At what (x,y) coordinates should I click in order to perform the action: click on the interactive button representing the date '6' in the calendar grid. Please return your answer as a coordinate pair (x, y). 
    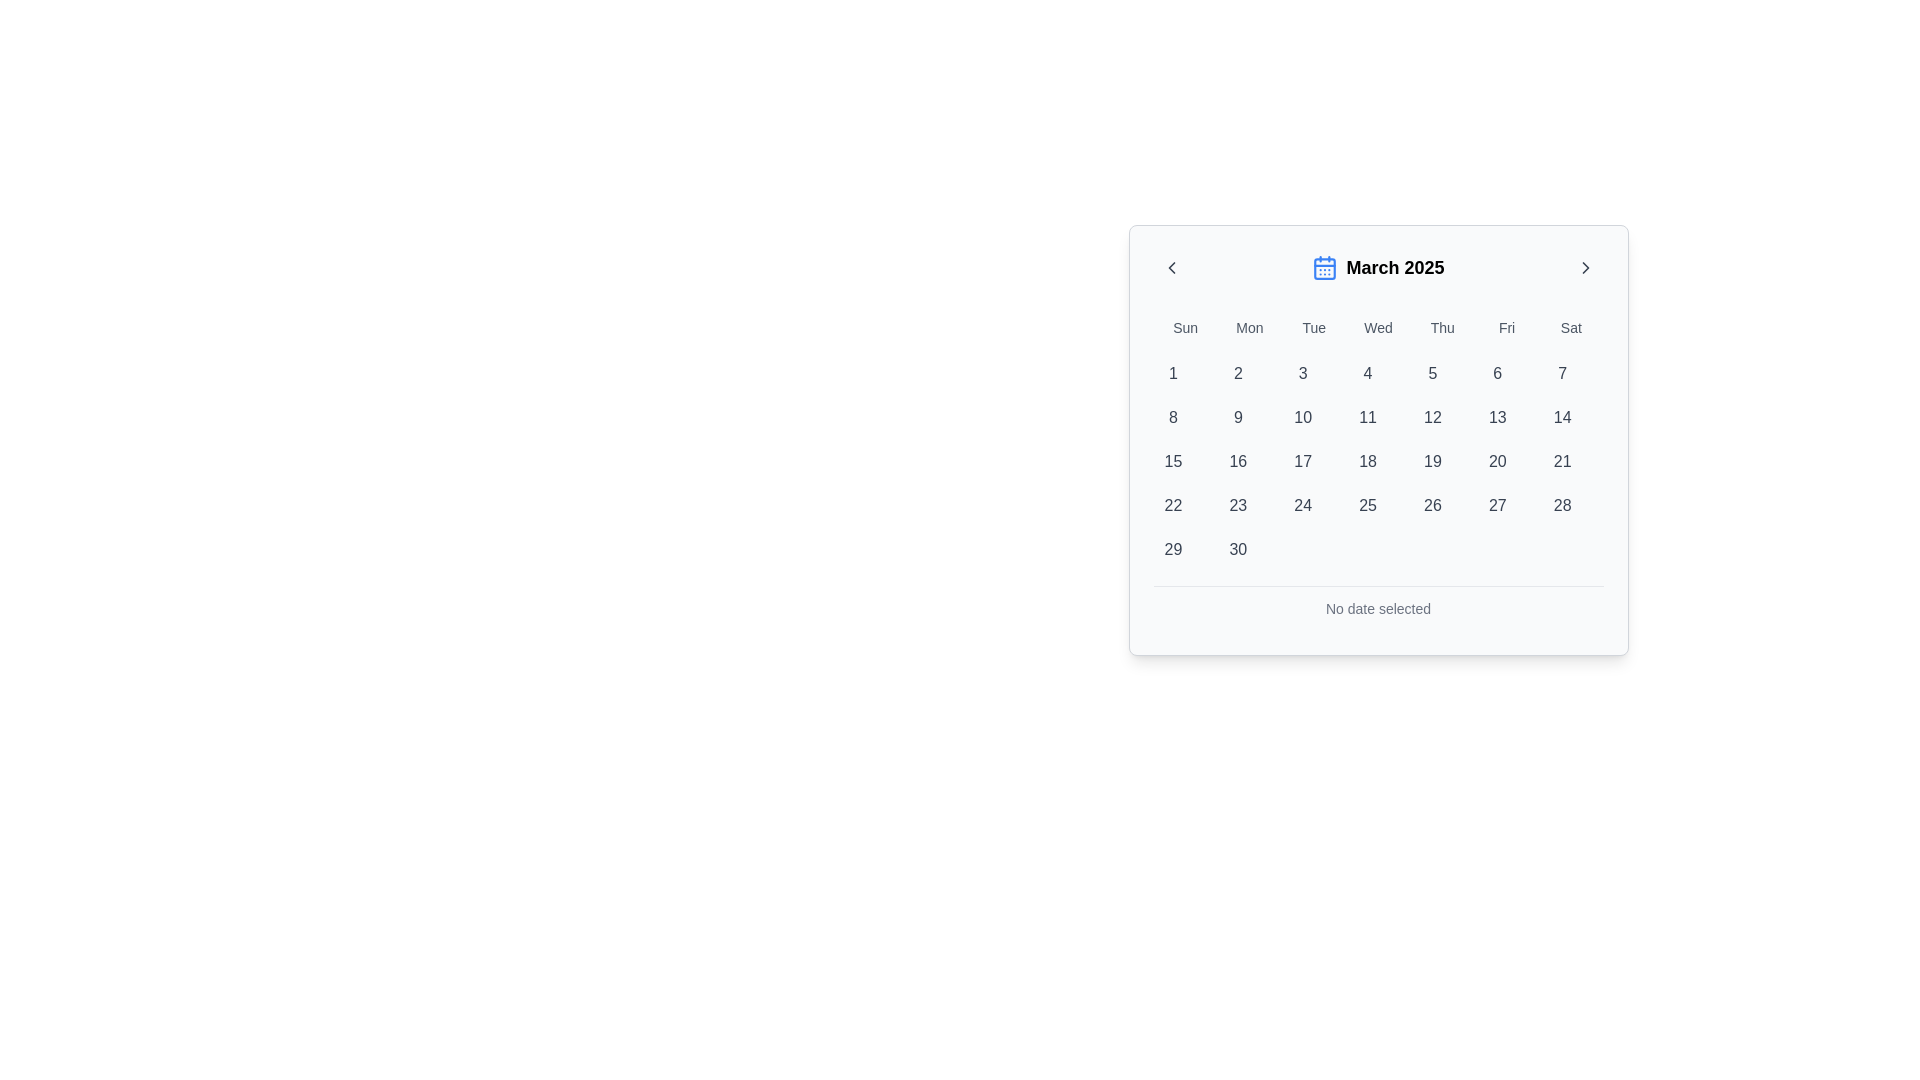
    Looking at the image, I should click on (1497, 374).